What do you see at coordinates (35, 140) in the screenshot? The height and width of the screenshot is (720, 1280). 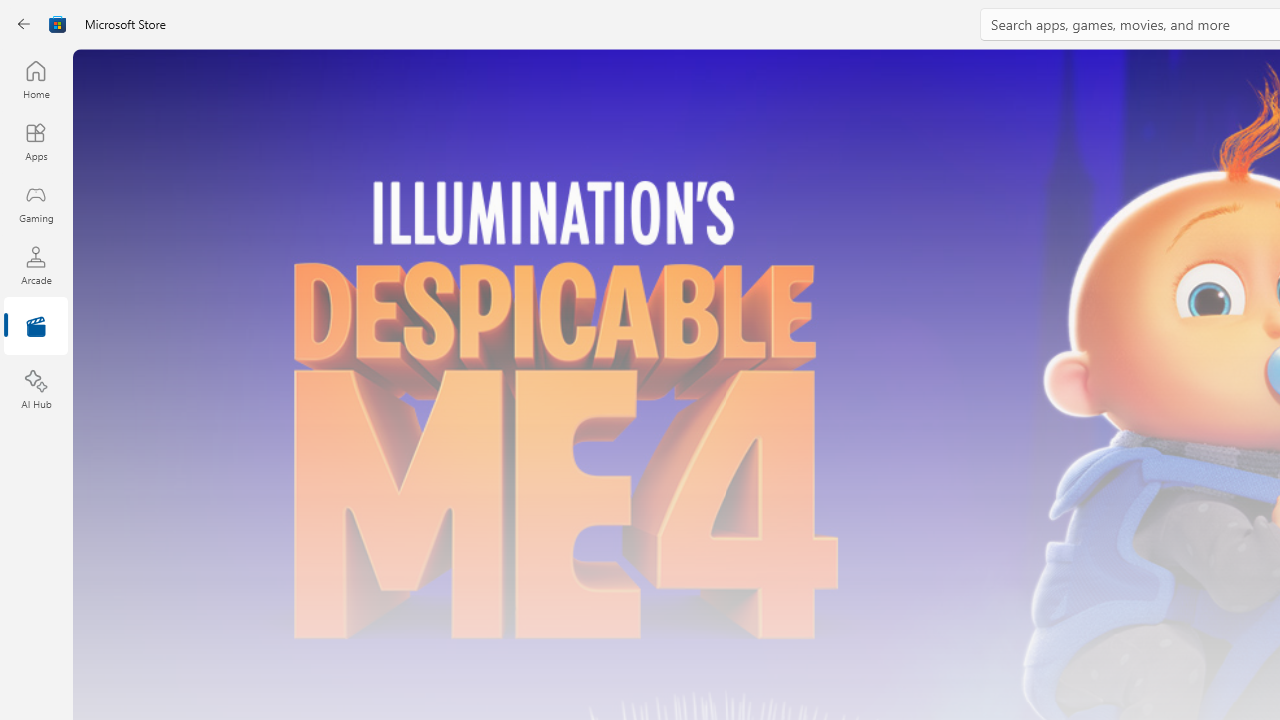 I see `'Apps'` at bounding box center [35, 140].